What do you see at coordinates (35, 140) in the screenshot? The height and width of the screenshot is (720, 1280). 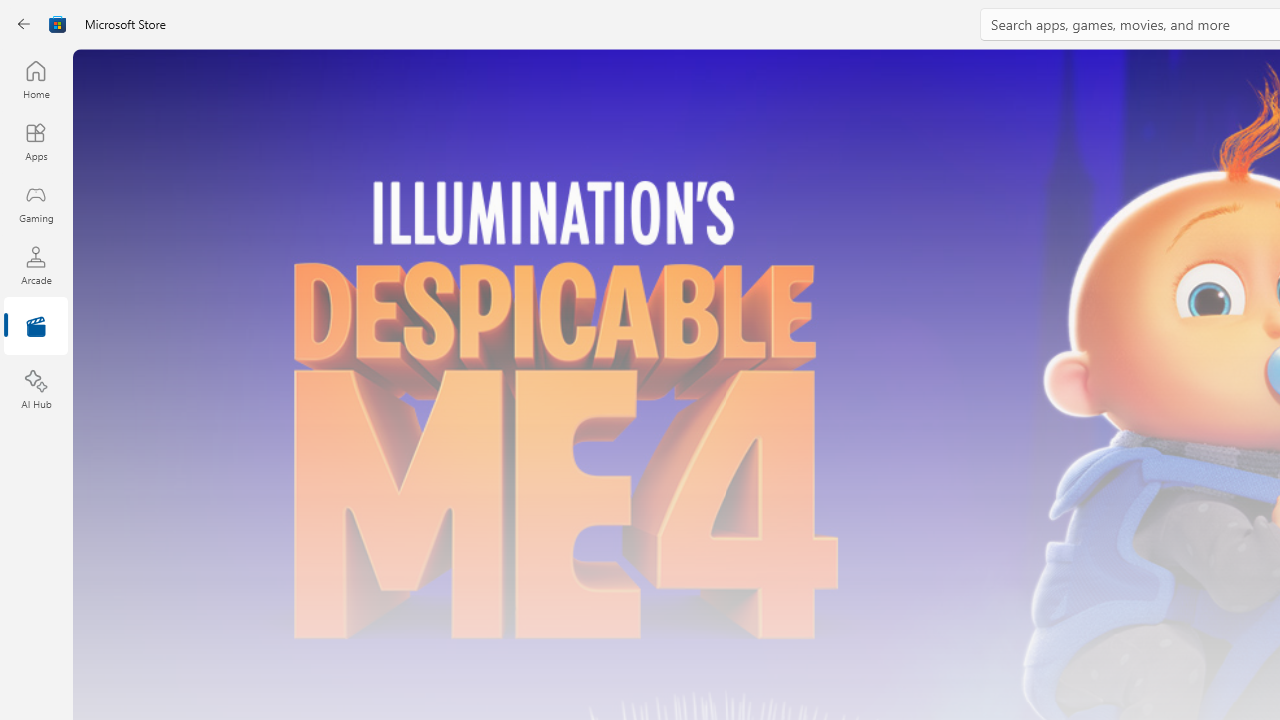 I see `'Apps'` at bounding box center [35, 140].